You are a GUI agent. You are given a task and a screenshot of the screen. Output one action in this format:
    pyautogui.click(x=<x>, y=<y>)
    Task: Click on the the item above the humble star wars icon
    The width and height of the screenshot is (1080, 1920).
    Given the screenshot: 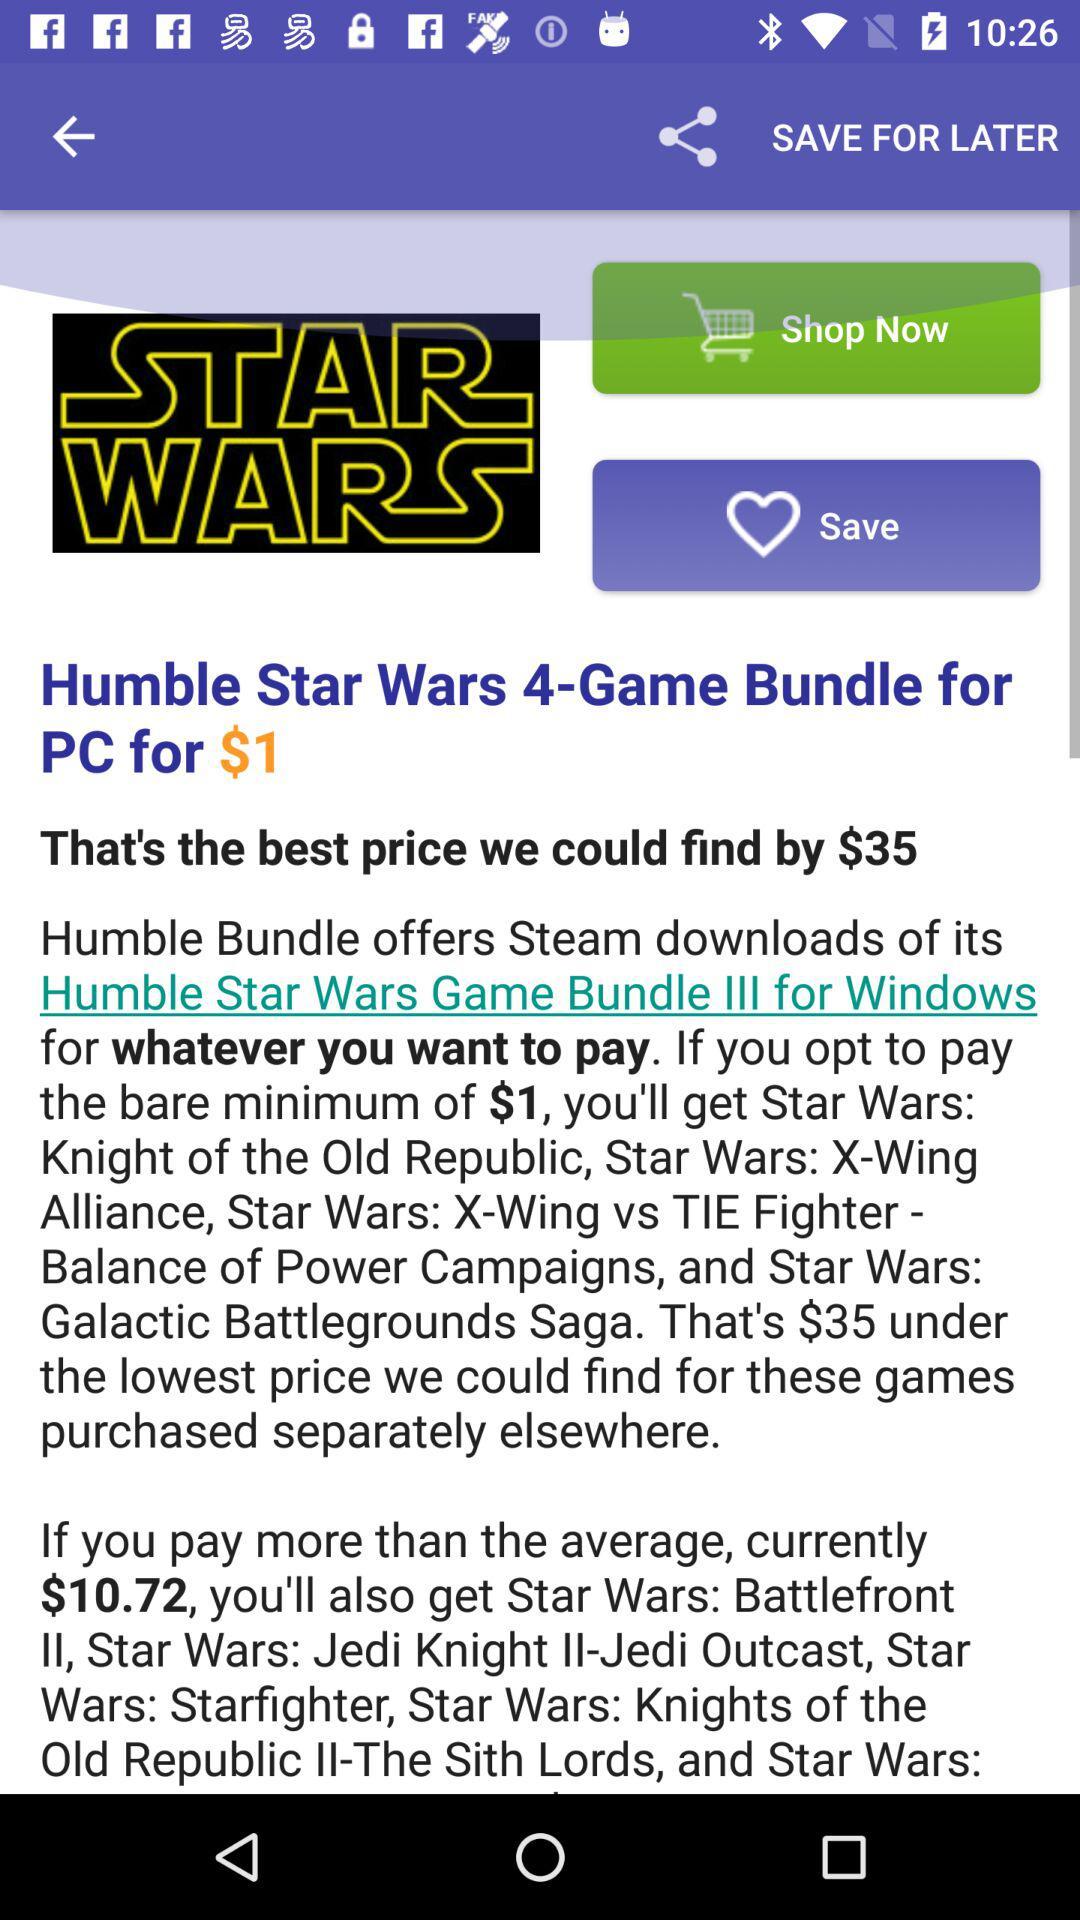 What is the action you would take?
    pyautogui.click(x=296, y=432)
    